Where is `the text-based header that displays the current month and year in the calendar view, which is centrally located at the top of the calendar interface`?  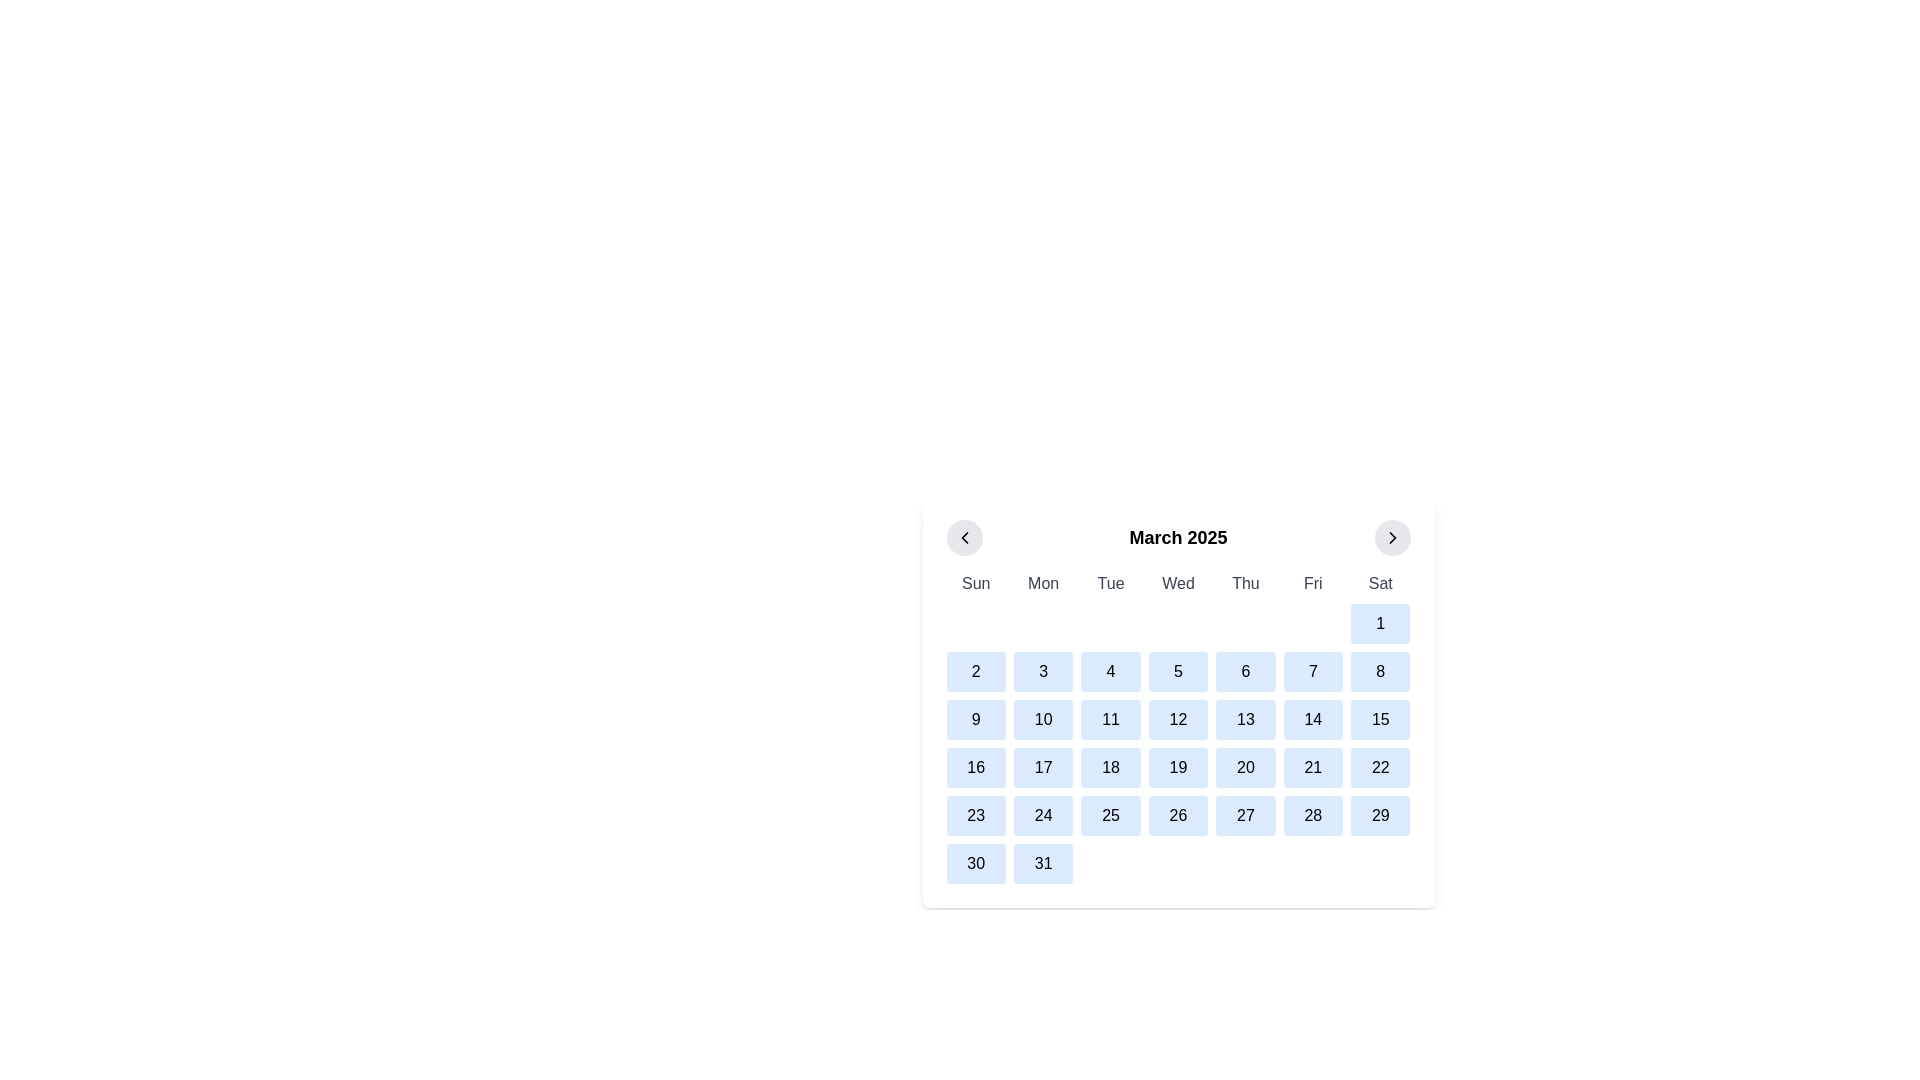
the text-based header that displays the current month and year in the calendar view, which is centrally located at the top of the calendar interface is located at coordinates (1178, 536).